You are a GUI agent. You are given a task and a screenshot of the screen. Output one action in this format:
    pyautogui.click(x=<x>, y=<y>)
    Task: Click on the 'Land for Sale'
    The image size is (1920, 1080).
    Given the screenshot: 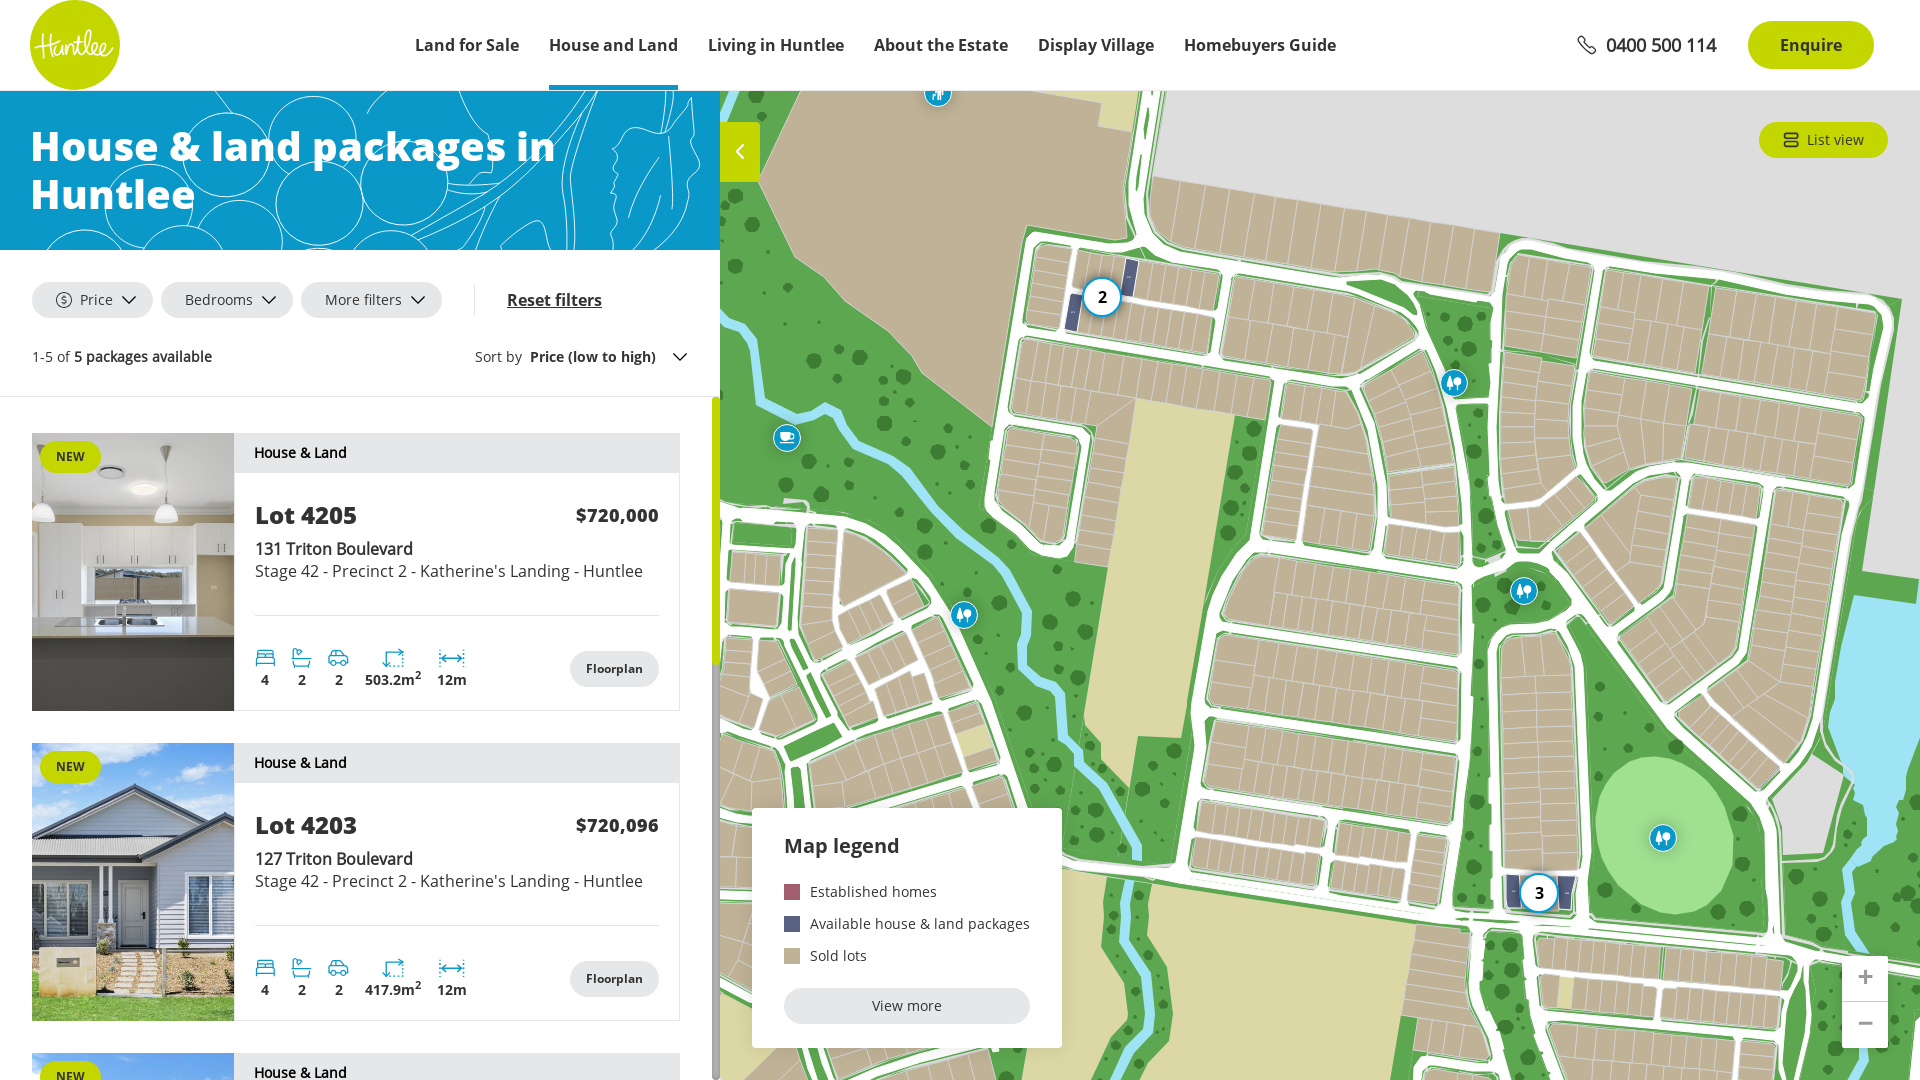 What is the action you would take?
    pyautogui.click(x=465, y=45)
    